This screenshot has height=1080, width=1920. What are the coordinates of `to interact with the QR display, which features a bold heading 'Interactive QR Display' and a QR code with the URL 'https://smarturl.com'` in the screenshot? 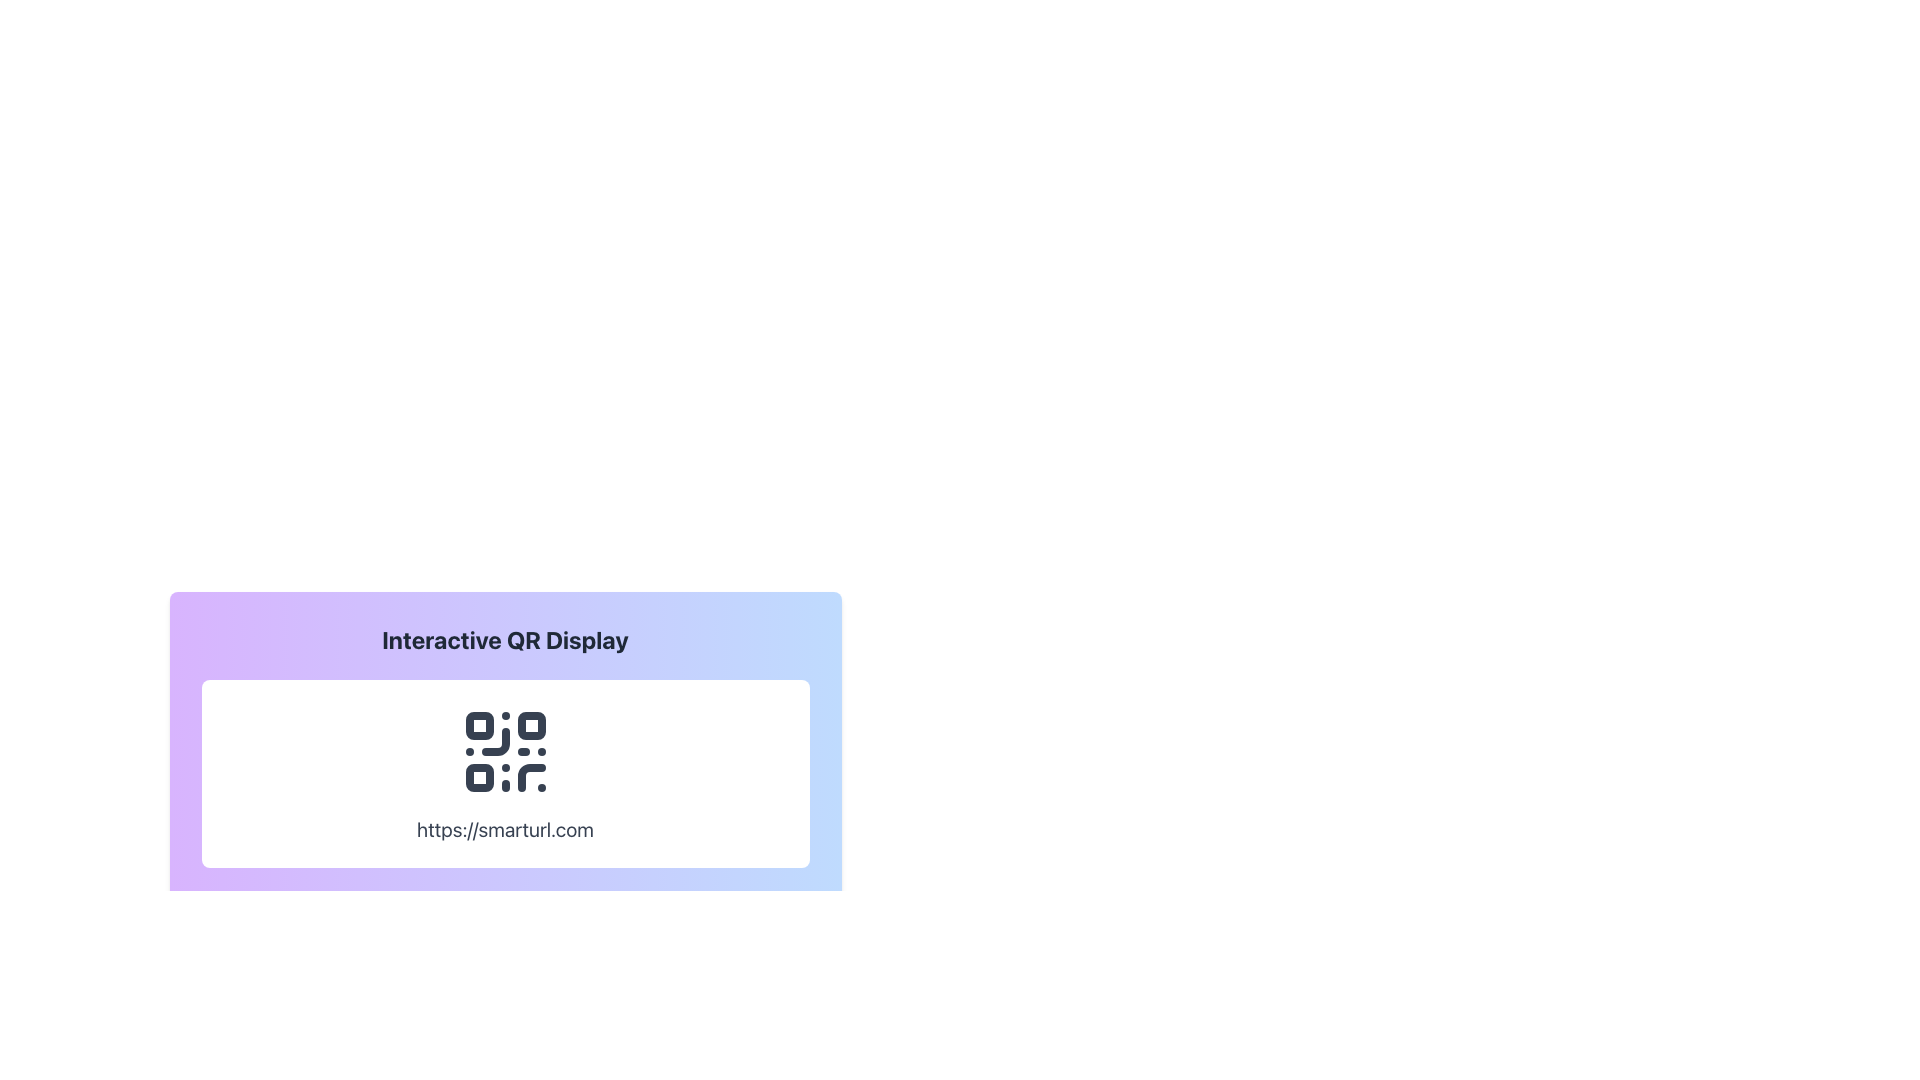 It's located at (505, 789).